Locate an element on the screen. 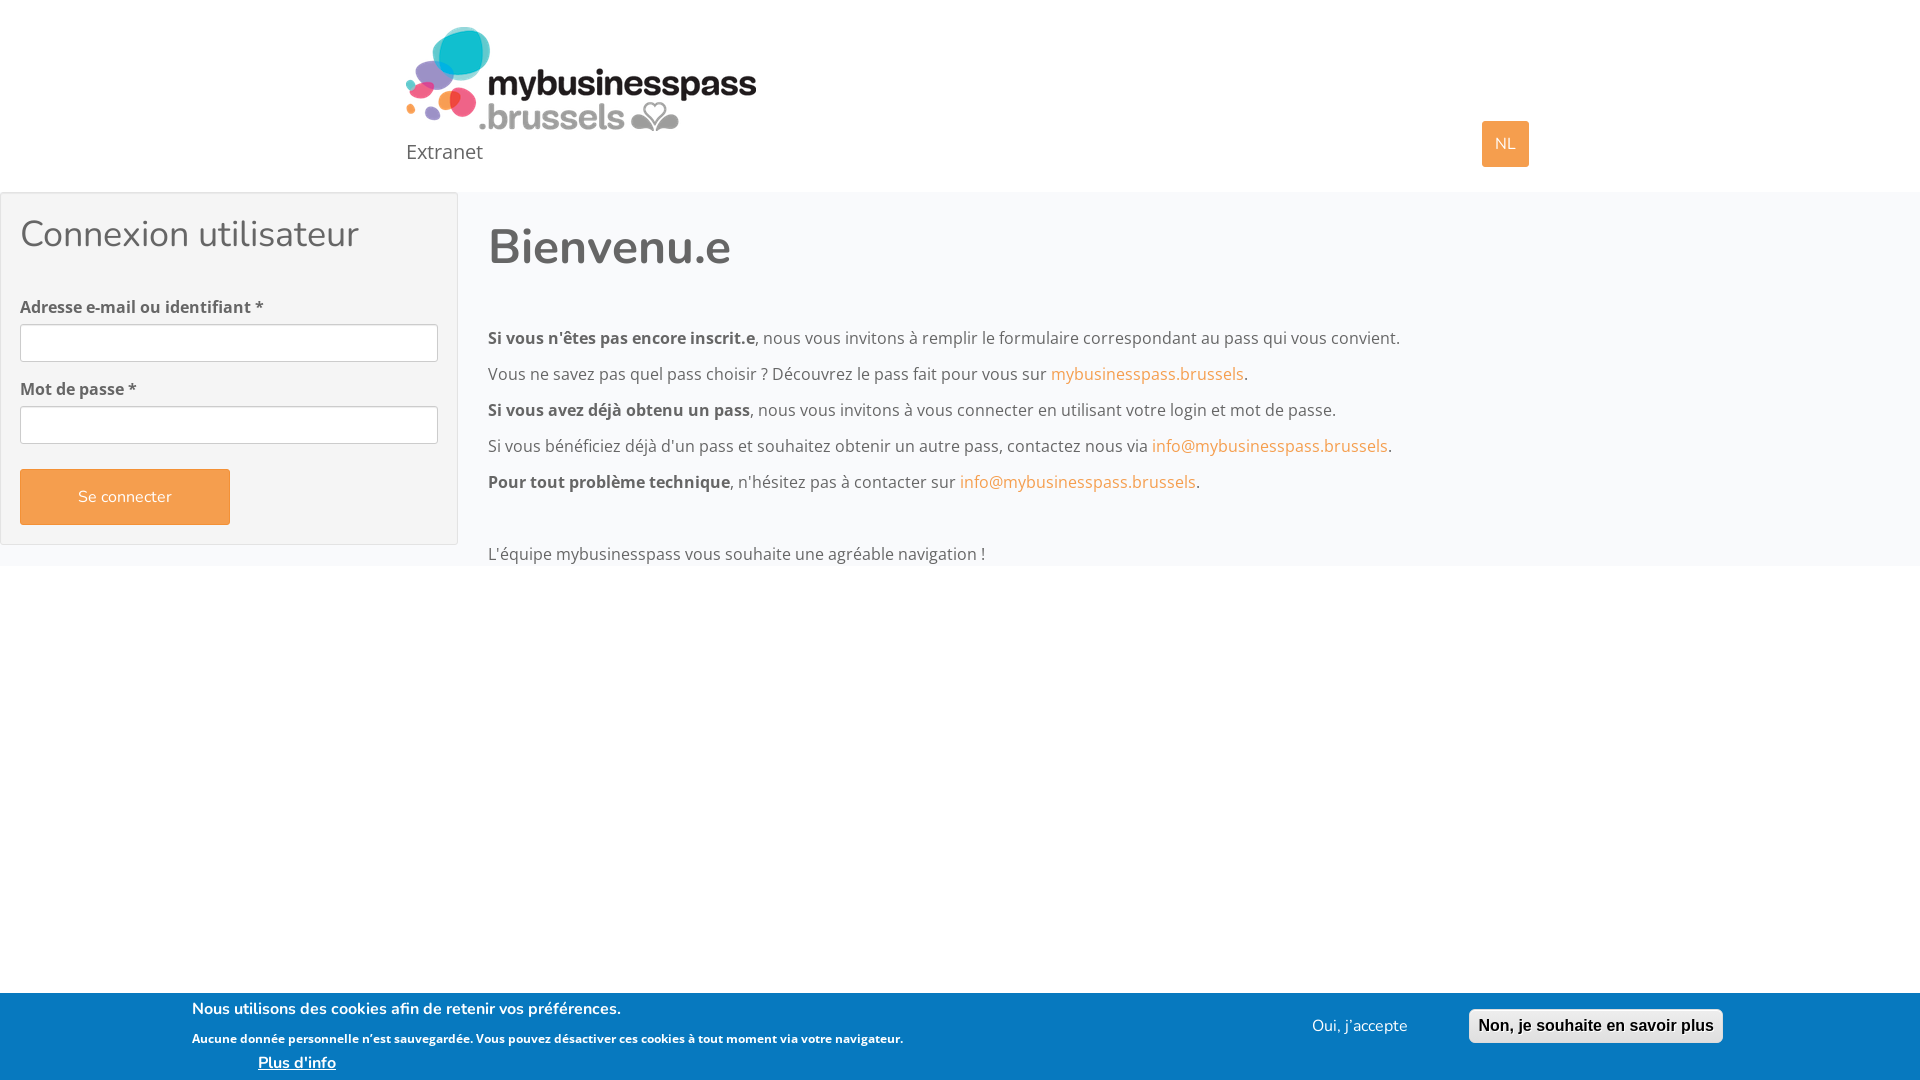  'Accueil' is located at coordinates (587, 77).